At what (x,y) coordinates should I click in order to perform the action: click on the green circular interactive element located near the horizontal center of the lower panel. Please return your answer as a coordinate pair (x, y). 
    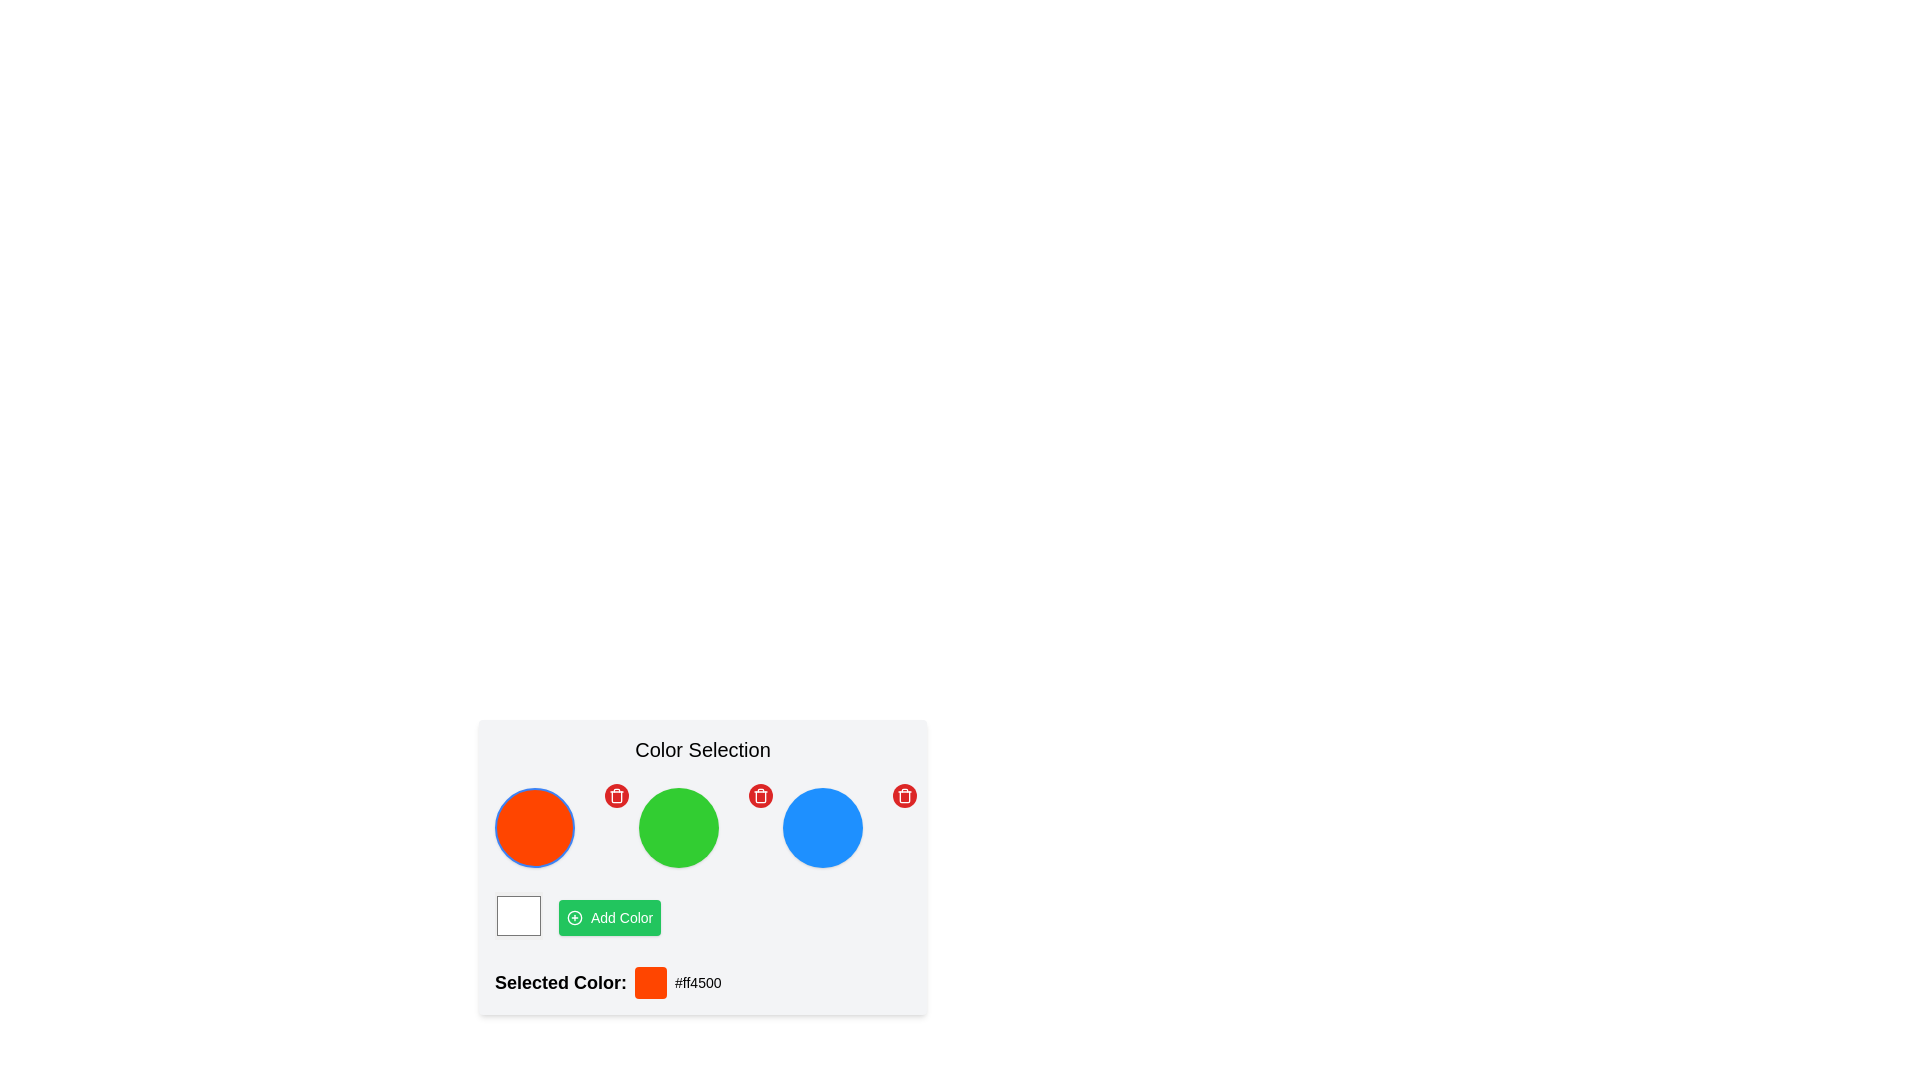
    Looking at the image, I should click on (678, 828).